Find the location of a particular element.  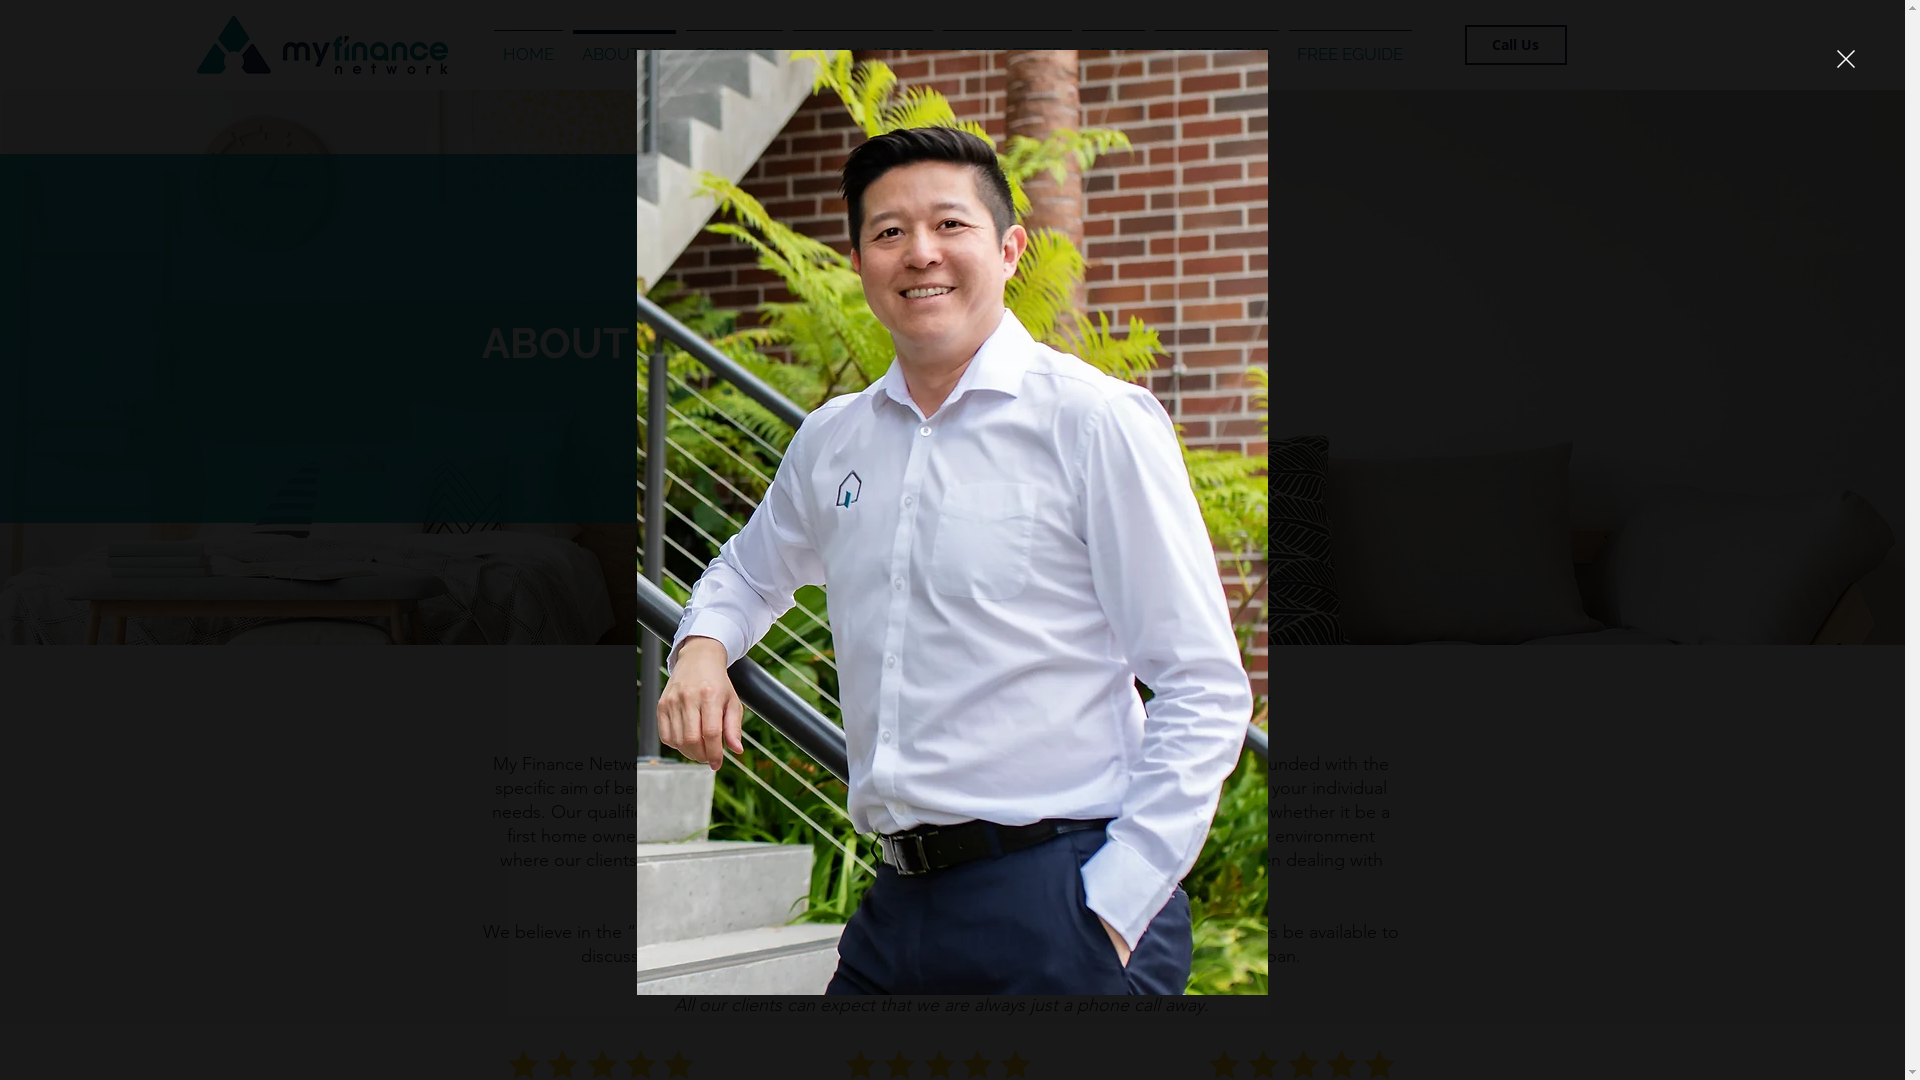

'FREE EGUIDE' is located at coordinates (1283, 45).